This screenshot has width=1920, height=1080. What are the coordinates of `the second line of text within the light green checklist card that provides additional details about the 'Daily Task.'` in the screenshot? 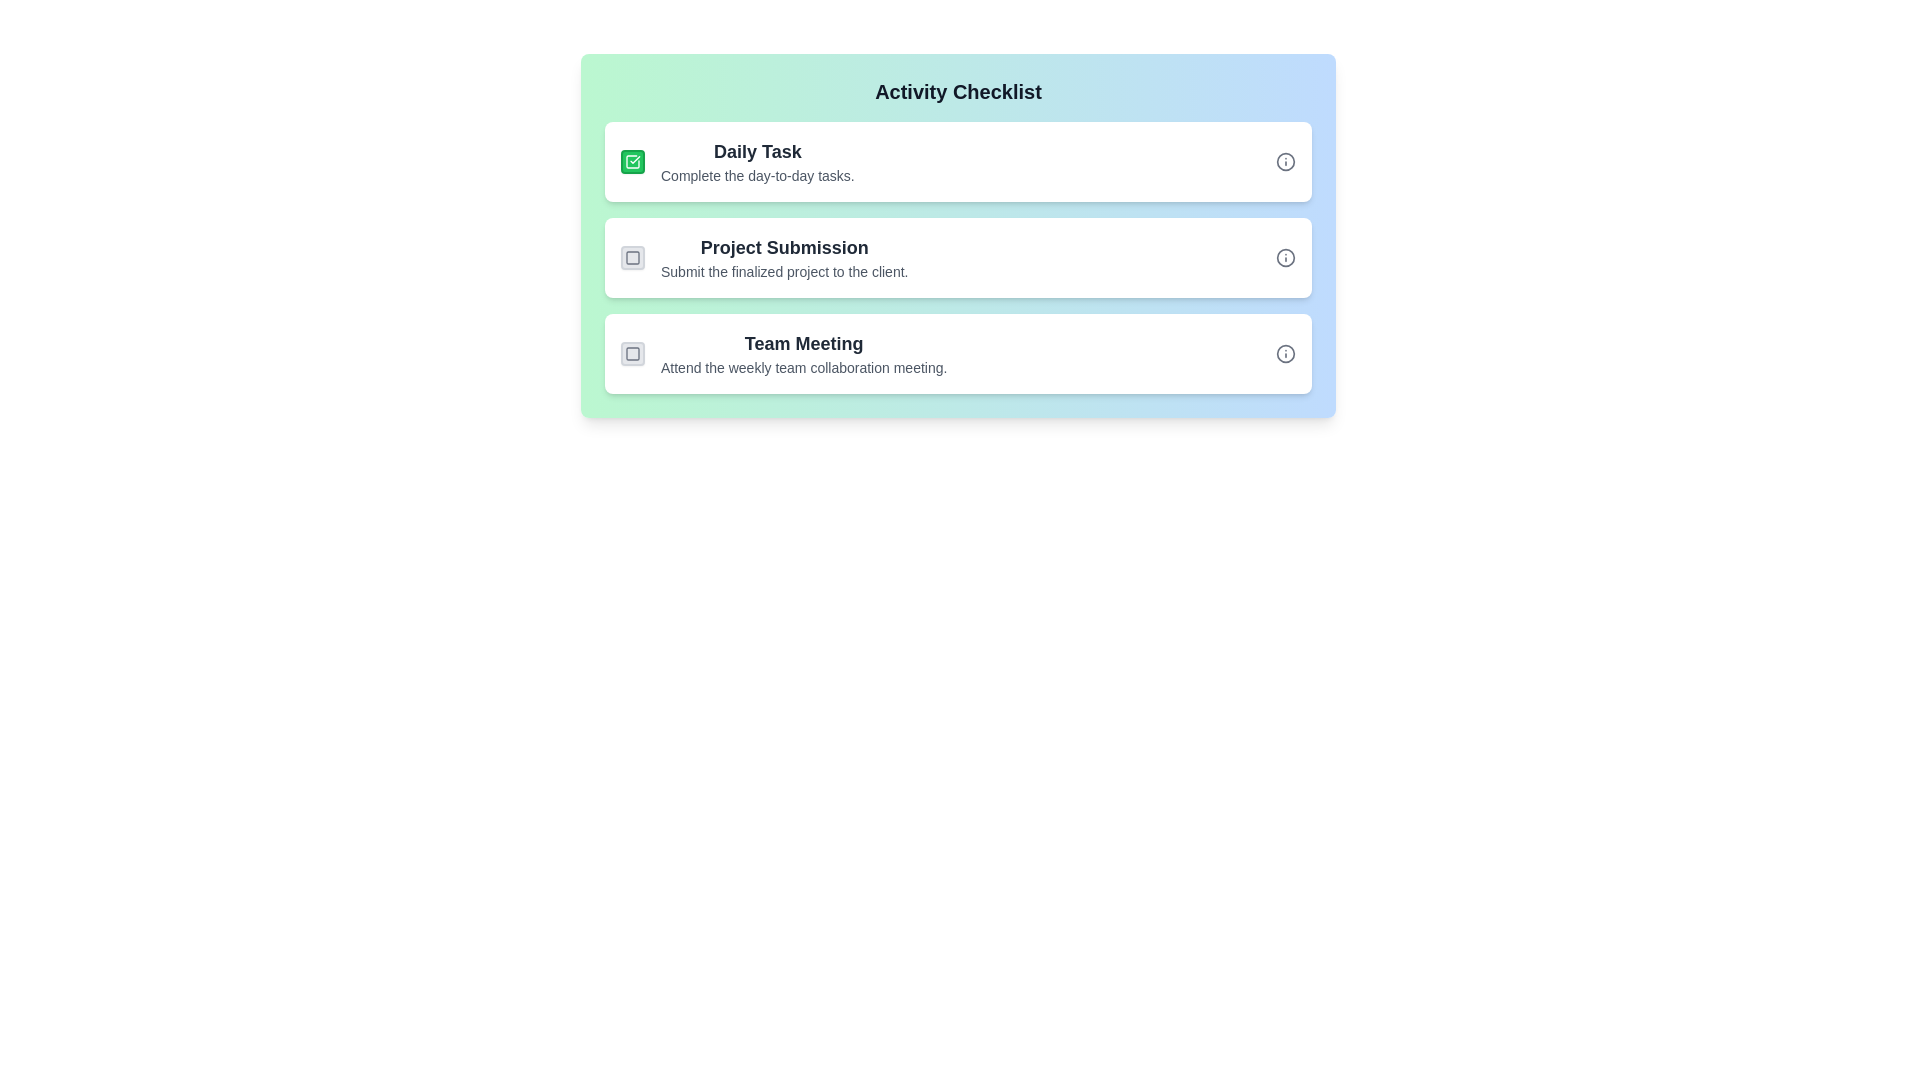 It's located at (756, 175).